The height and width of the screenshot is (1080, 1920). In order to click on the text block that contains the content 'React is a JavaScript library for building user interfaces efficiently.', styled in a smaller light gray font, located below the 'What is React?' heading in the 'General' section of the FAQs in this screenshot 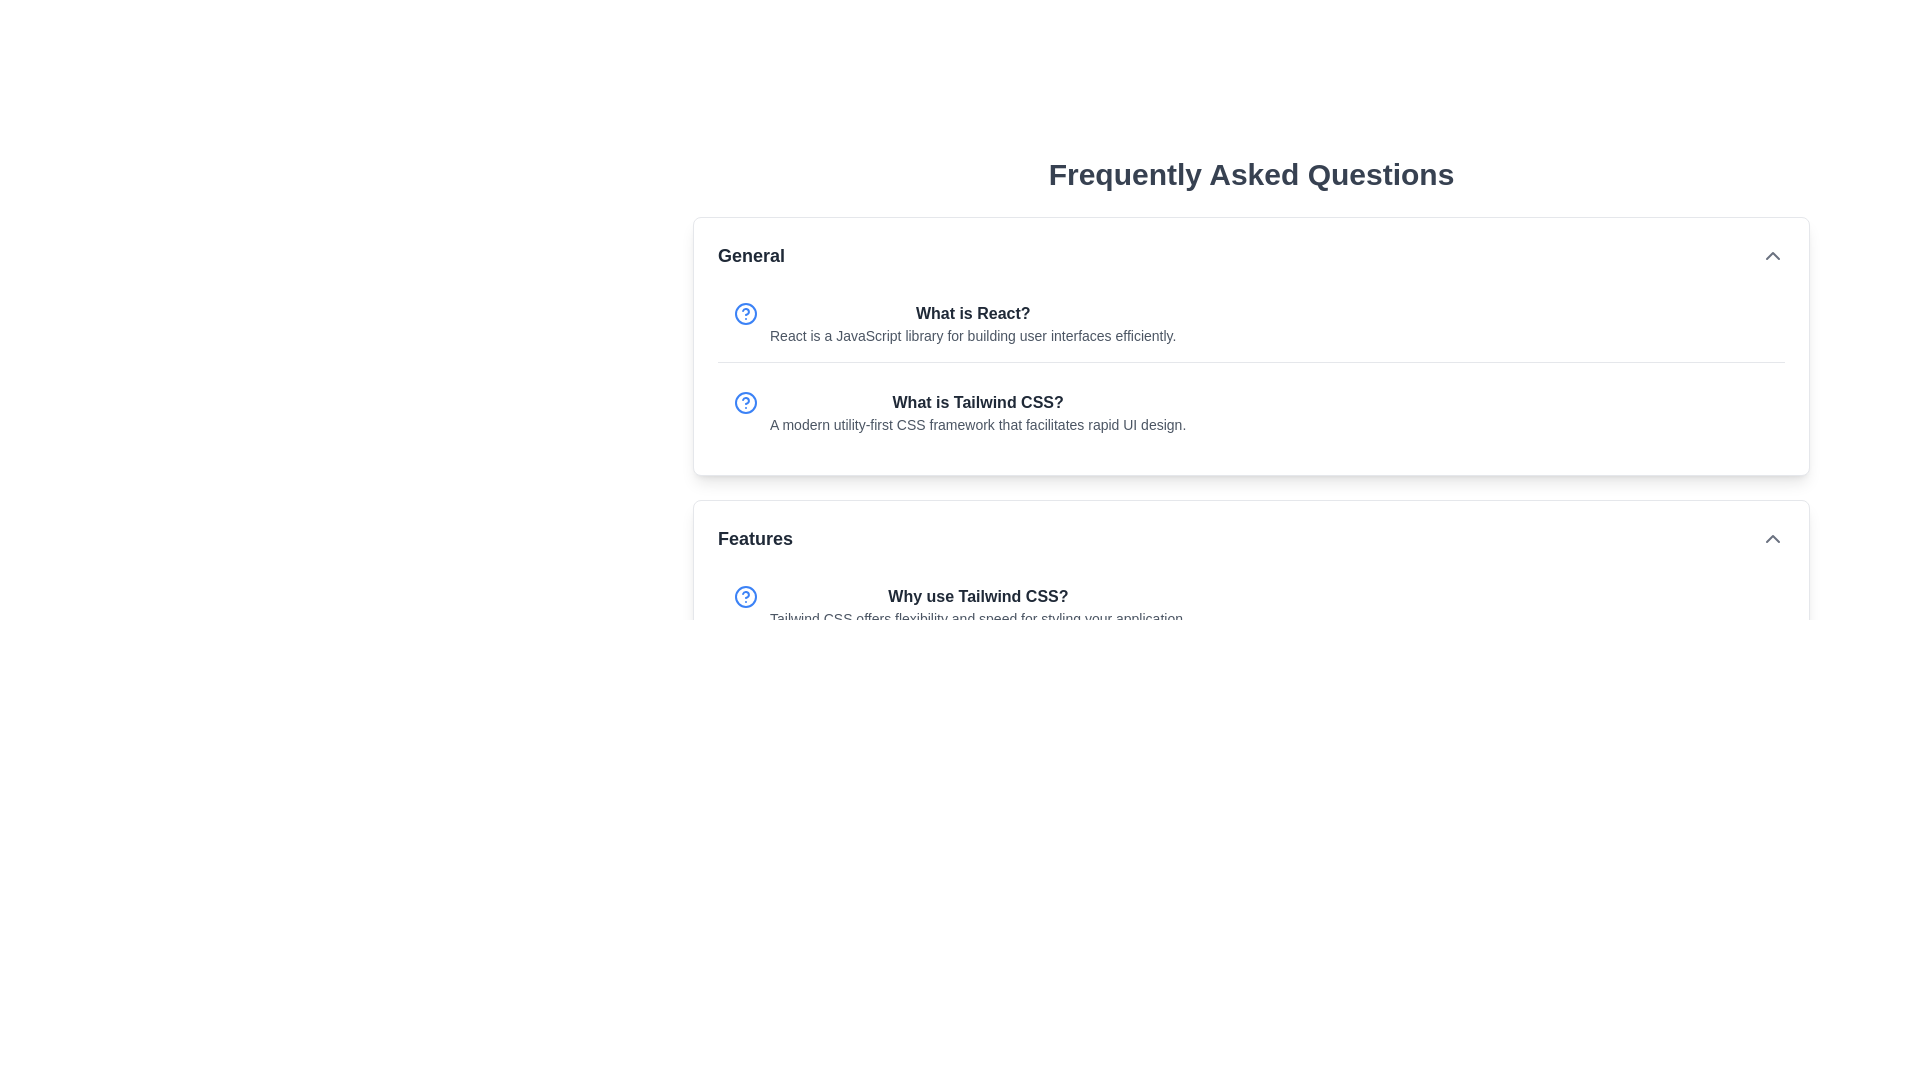, I will do `click(973, 334)`.